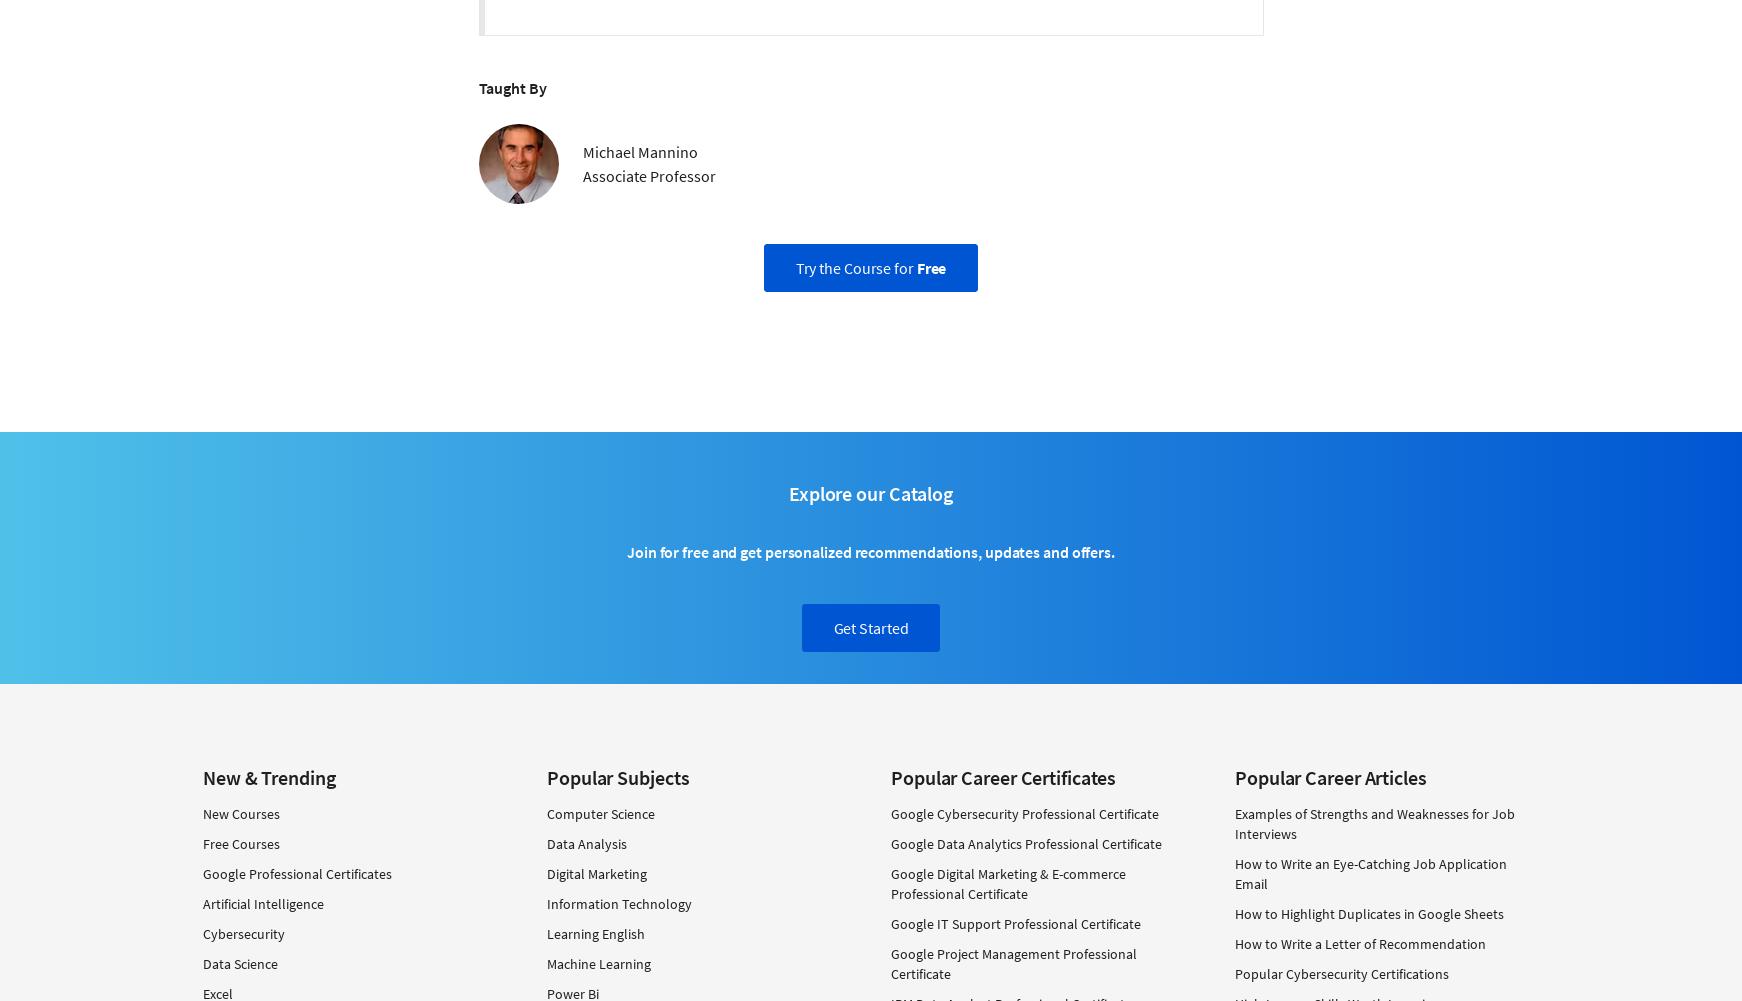  I want to click on 'Google Digital Marketing & E-commerce Professional Certificate', so click(1007, 883).